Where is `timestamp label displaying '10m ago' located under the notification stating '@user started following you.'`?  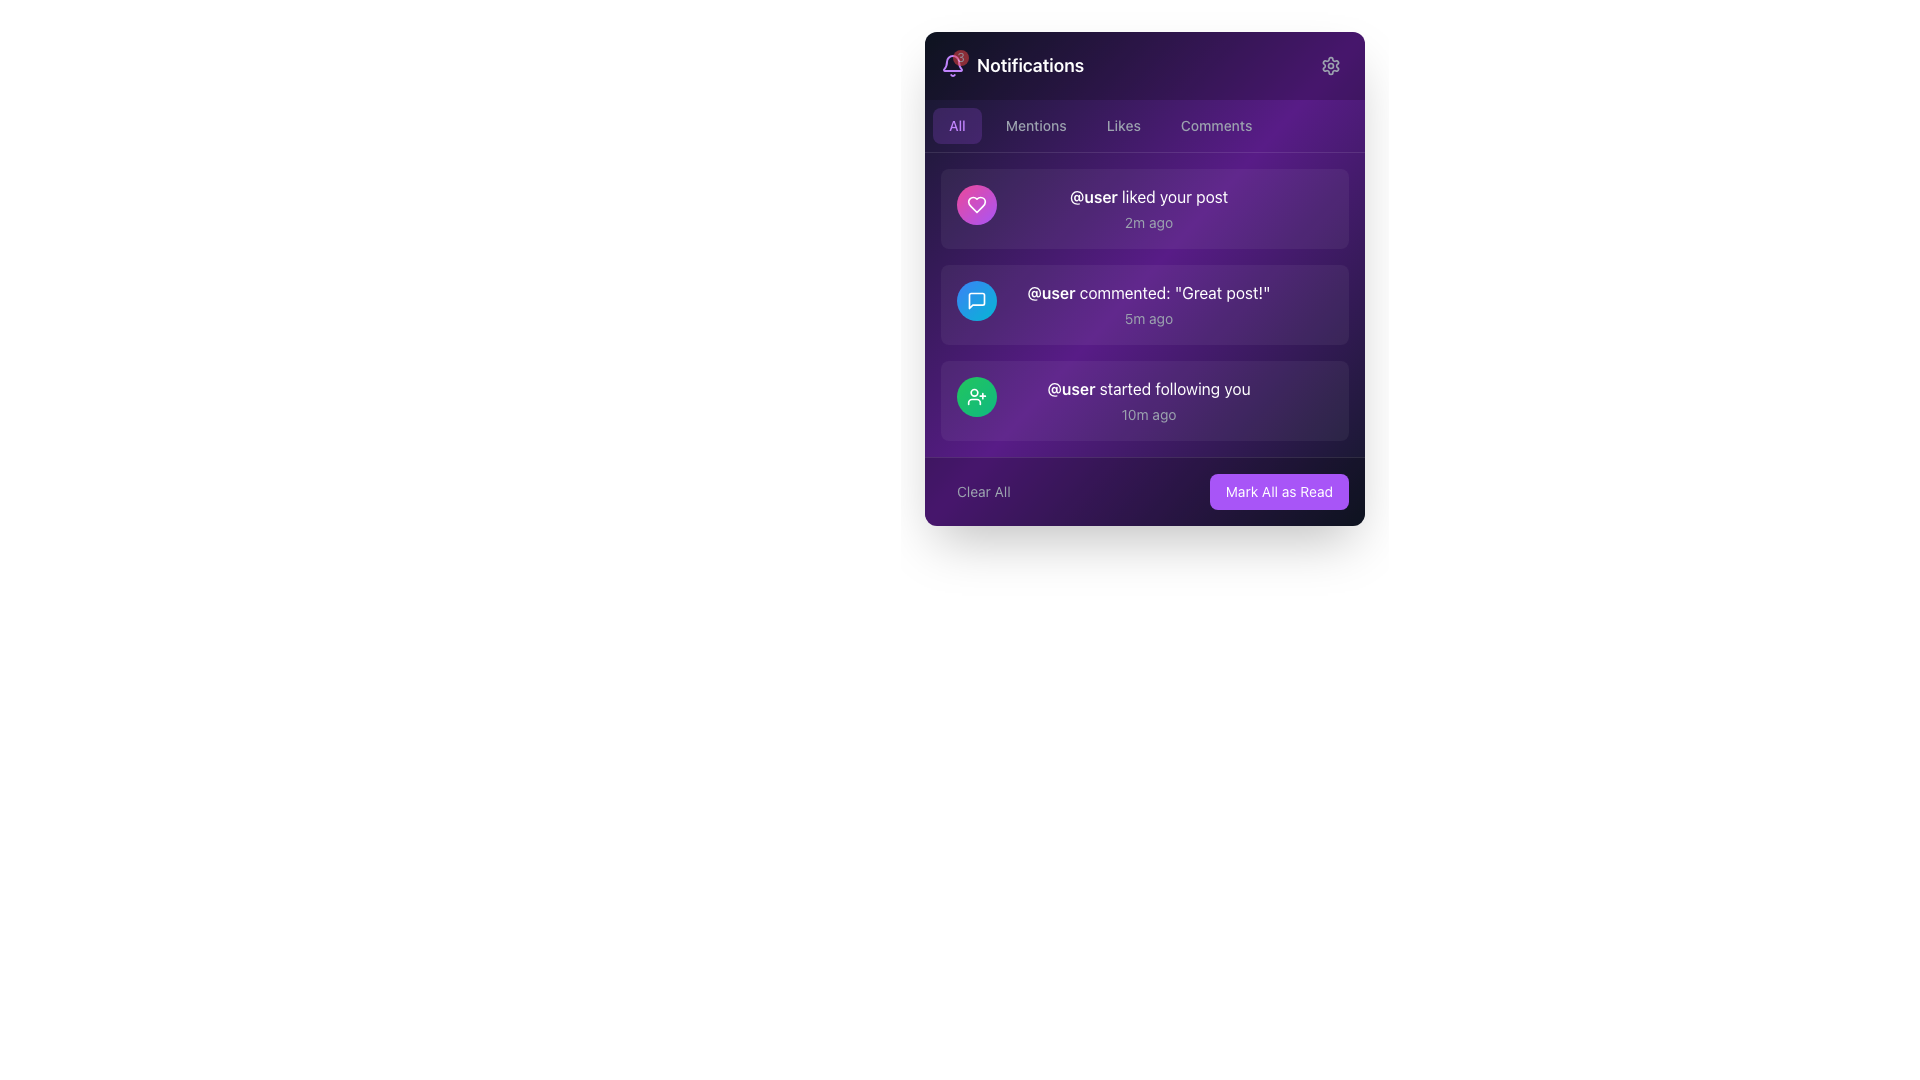 timestamp label displaying '10m ago' located under the notification stating '@user started following you.' is located at coordinates (1148, 414).